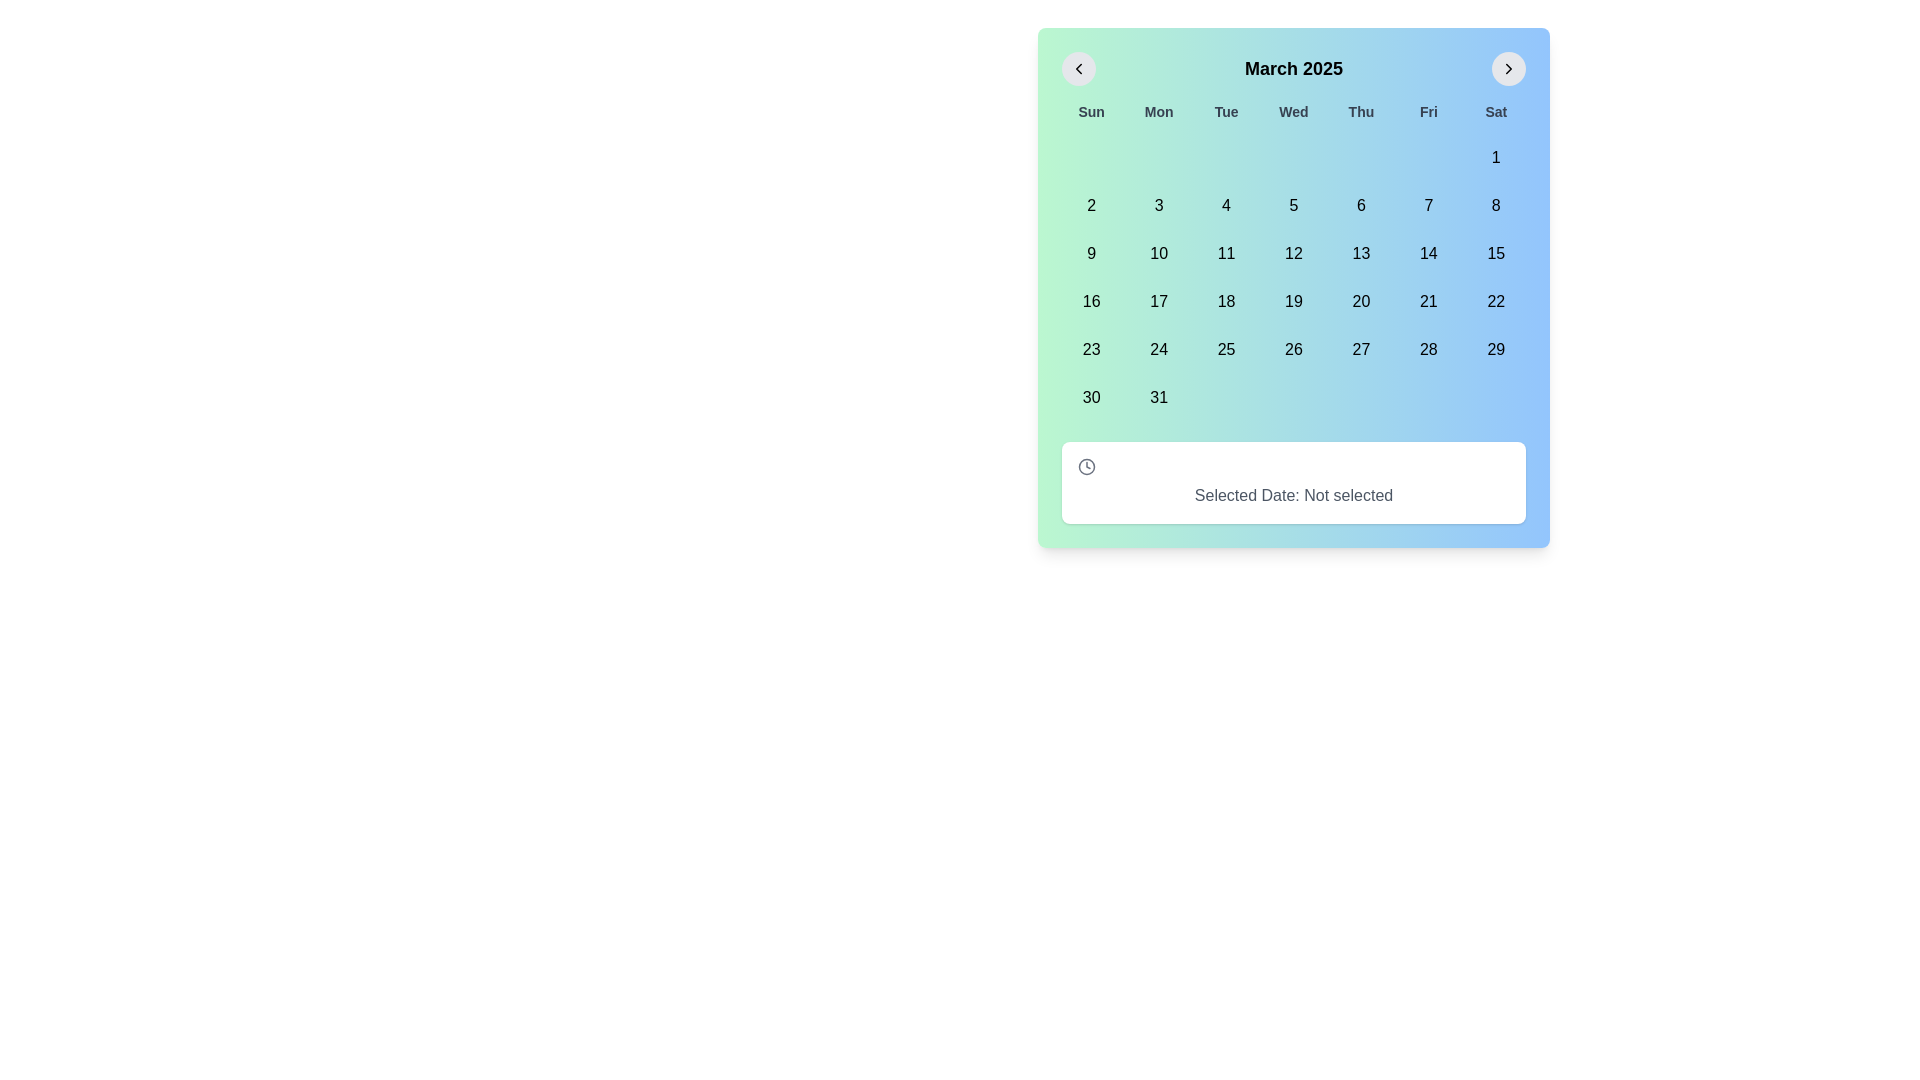  What do you see at coordinates (1294, 253) in the screenshot?
I see `the selectable date button for the 12th day of the month in the calendar interface` at bounding box center [1294, 253].